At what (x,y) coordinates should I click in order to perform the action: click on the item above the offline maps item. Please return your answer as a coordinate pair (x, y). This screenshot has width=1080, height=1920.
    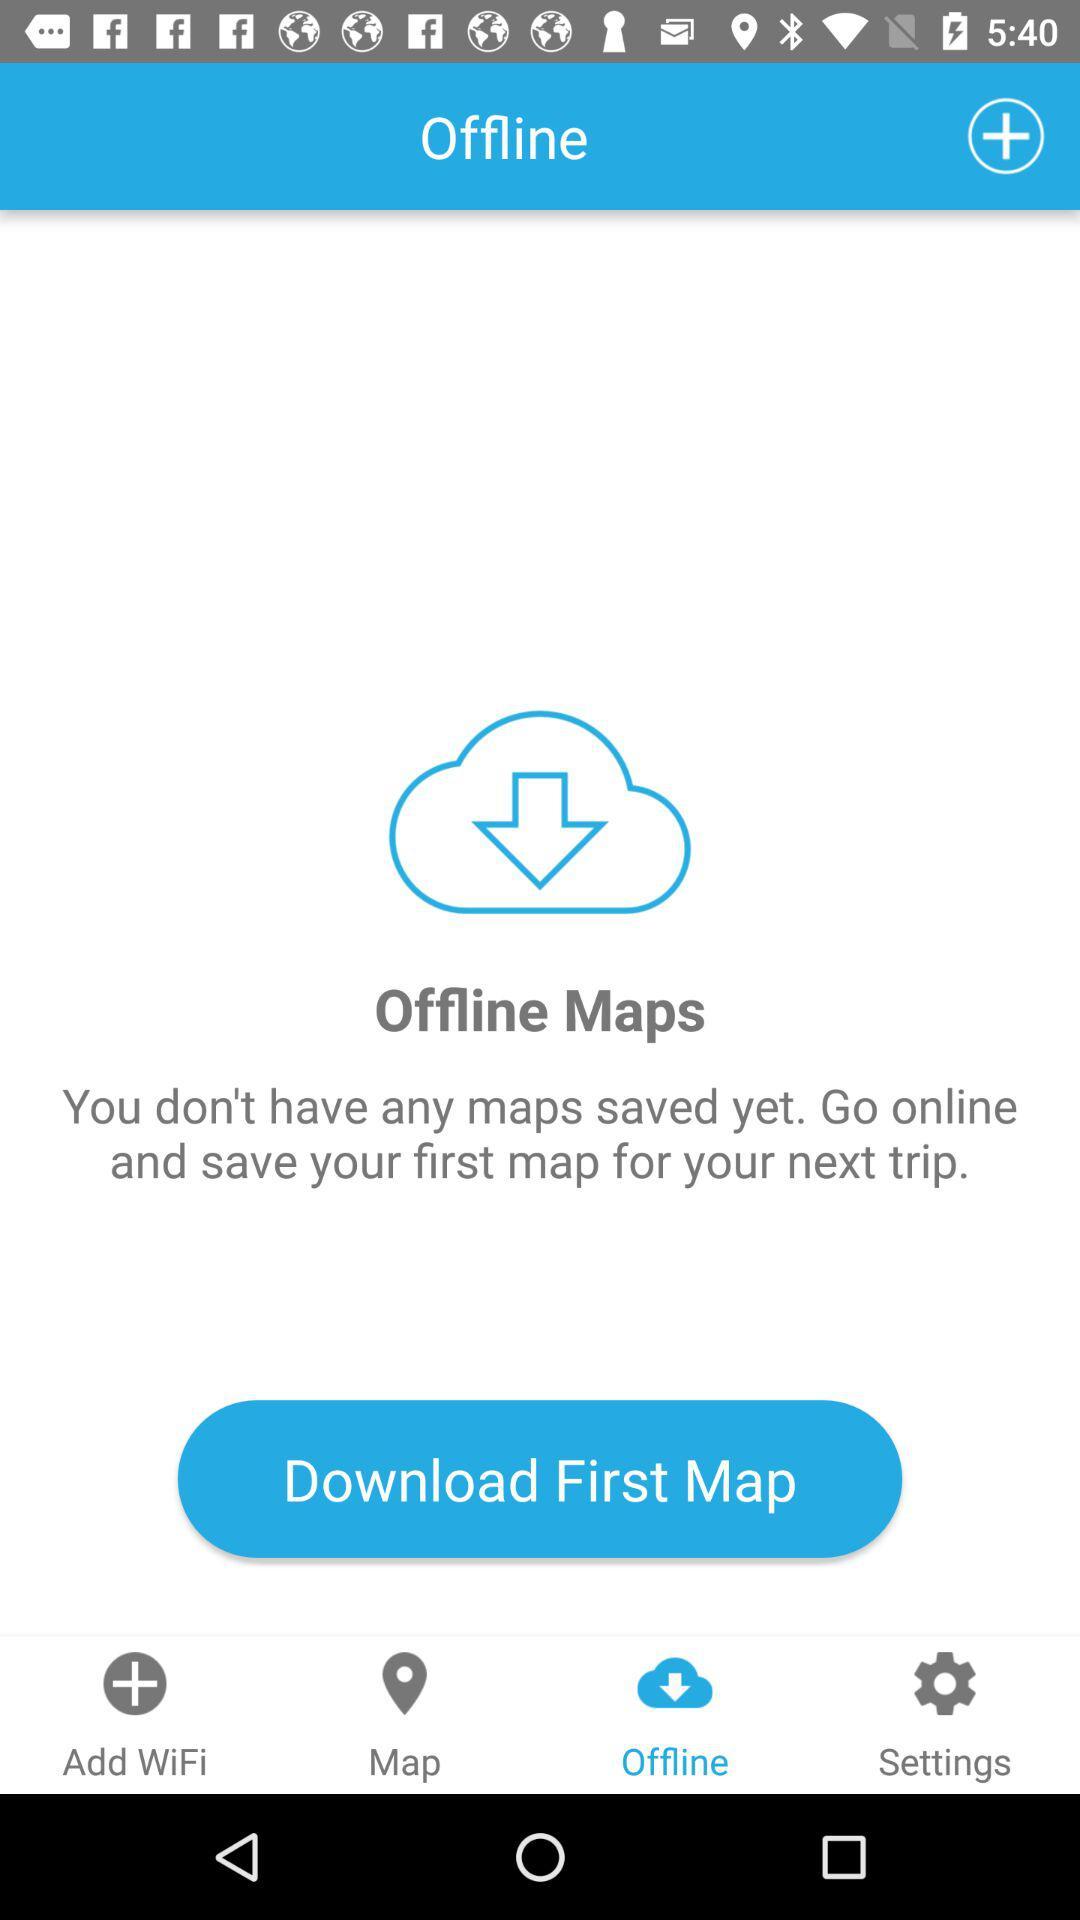
    Looking at the image, I should click on (1006, 135).